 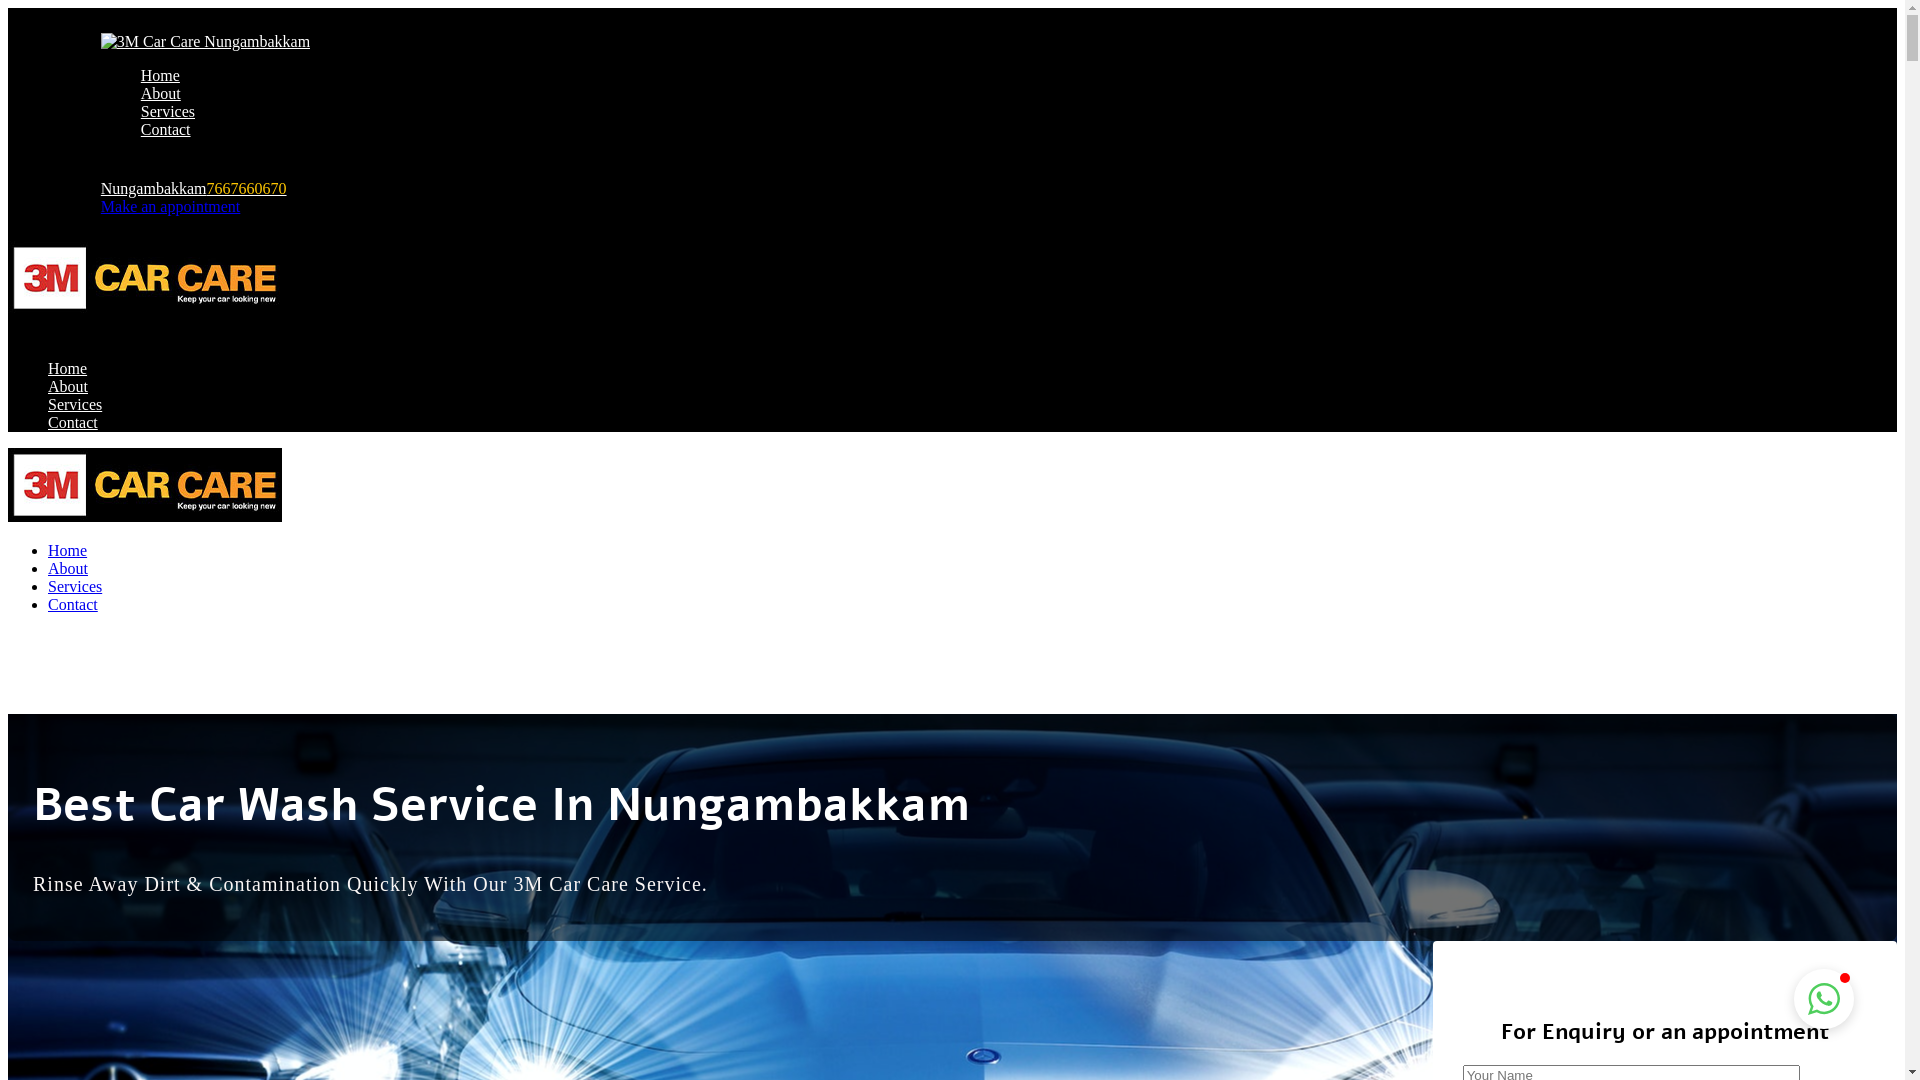 I want to click on 'Nungambakkam7667660670', so click(x=193, y=188).